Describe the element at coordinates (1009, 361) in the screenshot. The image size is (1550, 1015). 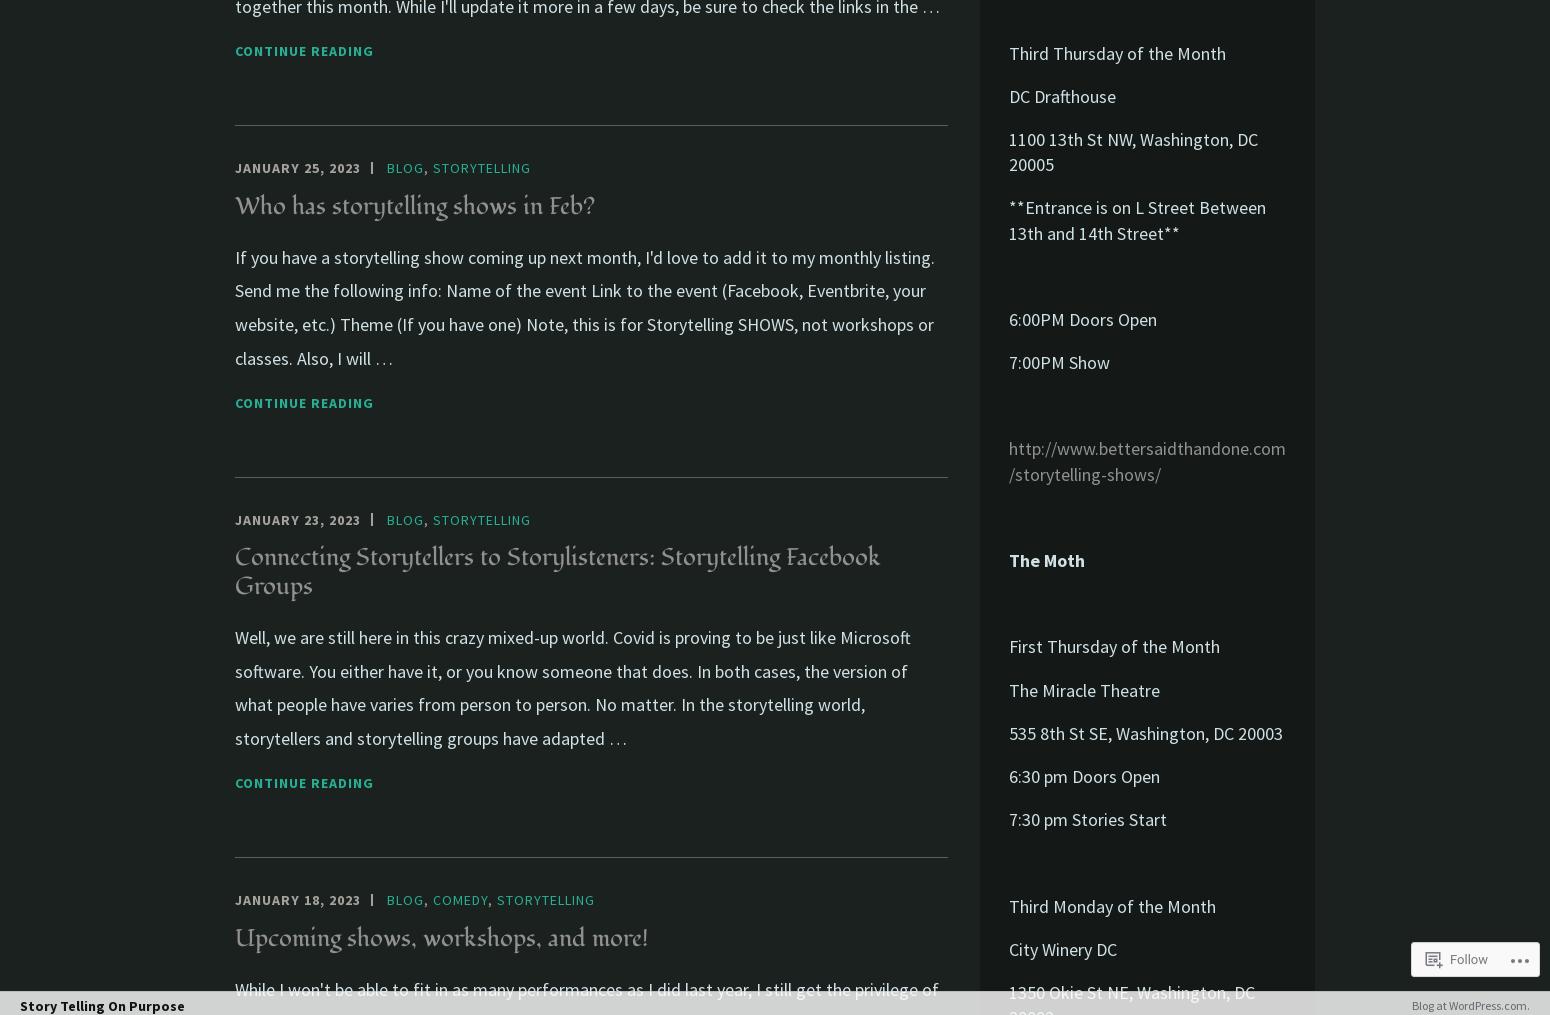
I see `'7:00PM Show'` at that location.